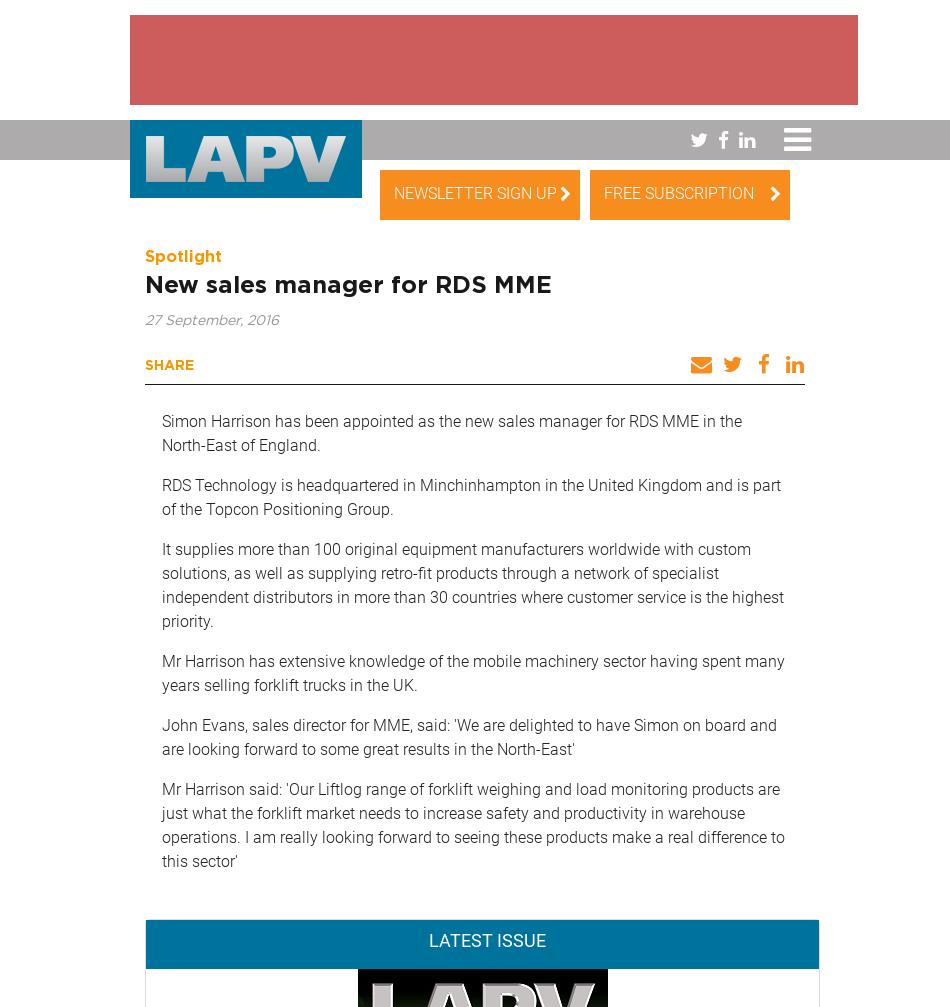 This screenshot has height=1007, width=950. What do you see at coordinates (144, 285) in the screenshot?
I see `'New sales manager for RDS MME'` at bounding box center [144, 285].